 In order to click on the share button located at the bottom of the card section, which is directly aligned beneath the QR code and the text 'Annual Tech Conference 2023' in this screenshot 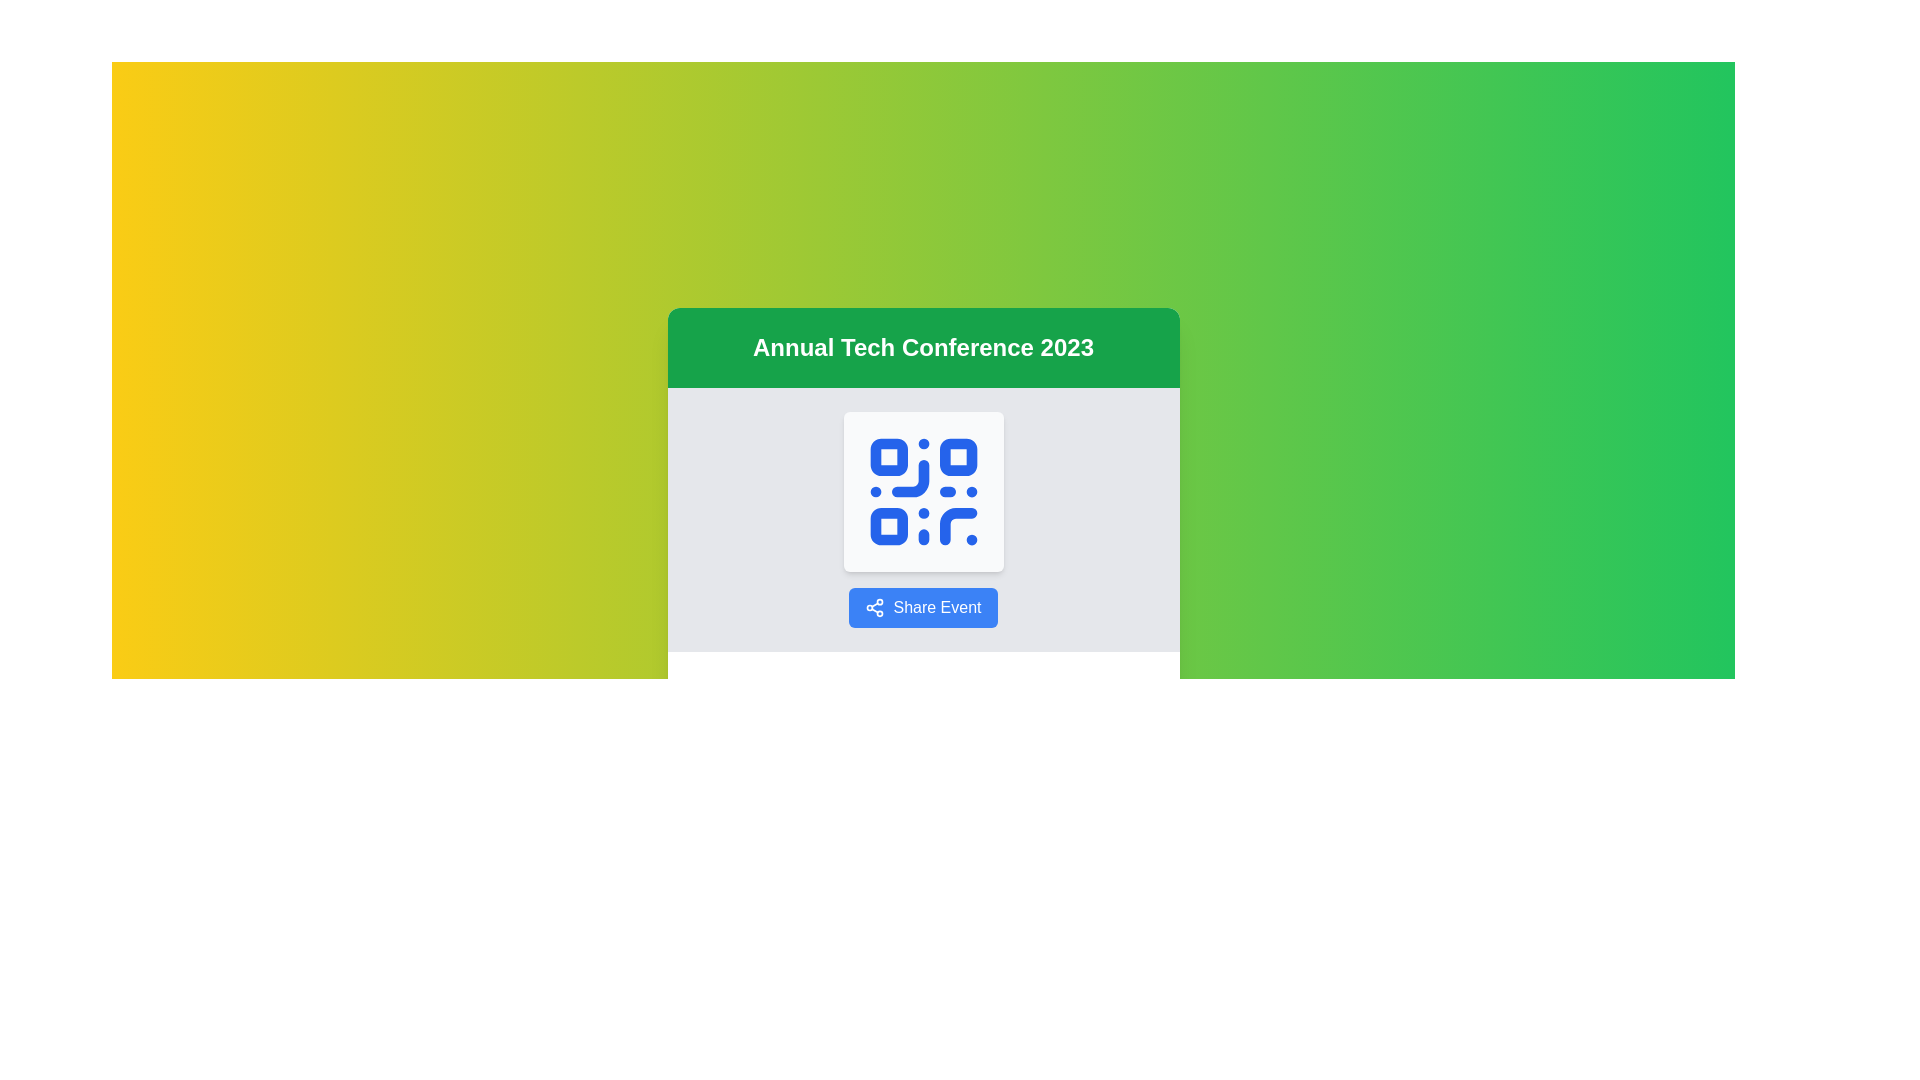, I will do `click(922, 607)`.